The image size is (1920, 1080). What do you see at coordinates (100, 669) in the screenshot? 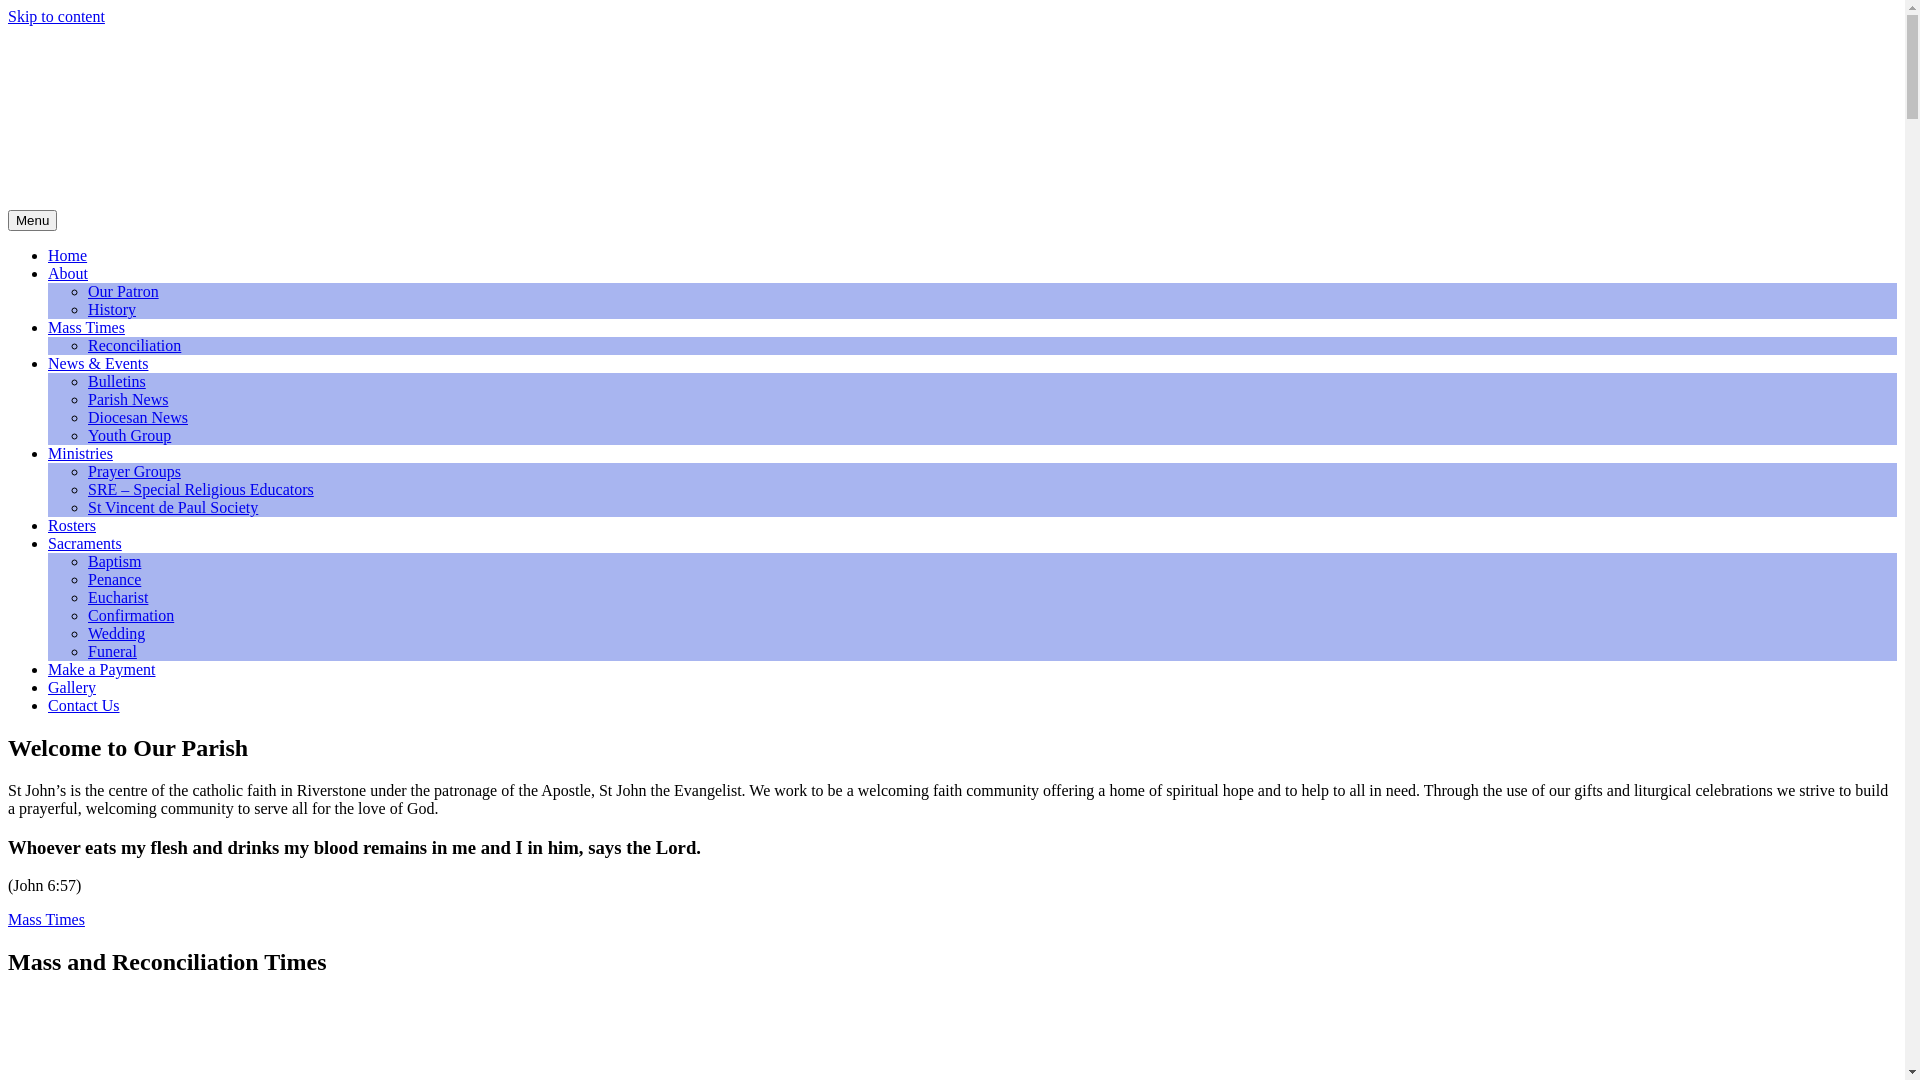
I see `'Make a Payment'` at bounding box center [100, 669].